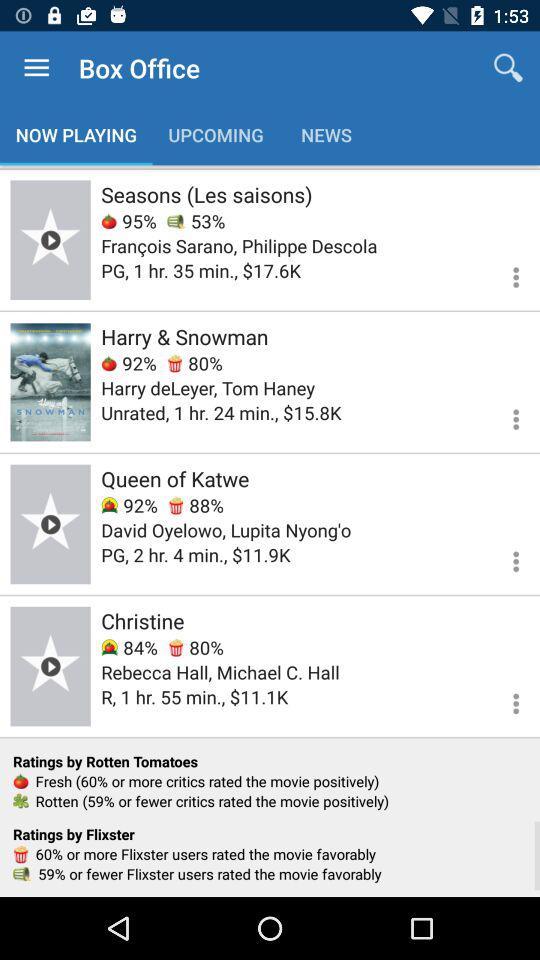  Describe the element at coordinates (129, 221) in the screenshot. I see `the icon to the left of 53% icon` at that location.